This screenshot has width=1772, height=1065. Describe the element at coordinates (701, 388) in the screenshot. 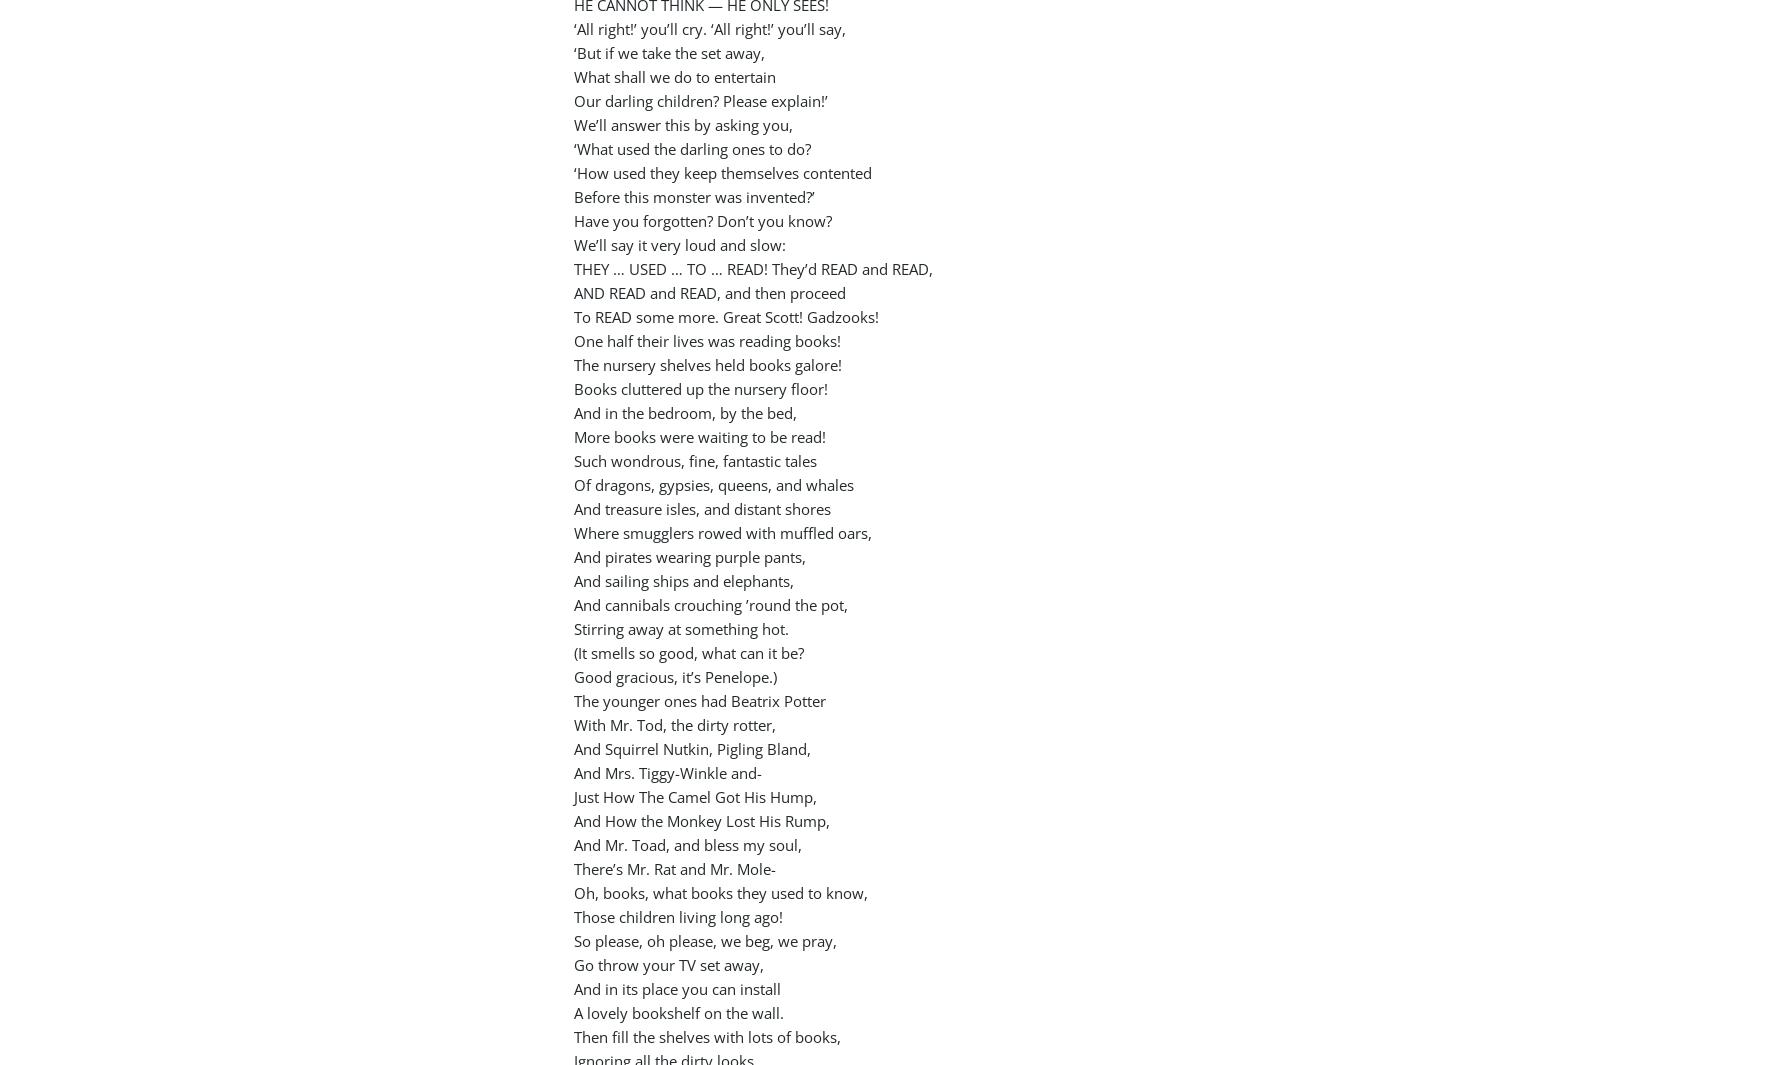

I see `'Books cluttered up the nursery floor!'` at that location.